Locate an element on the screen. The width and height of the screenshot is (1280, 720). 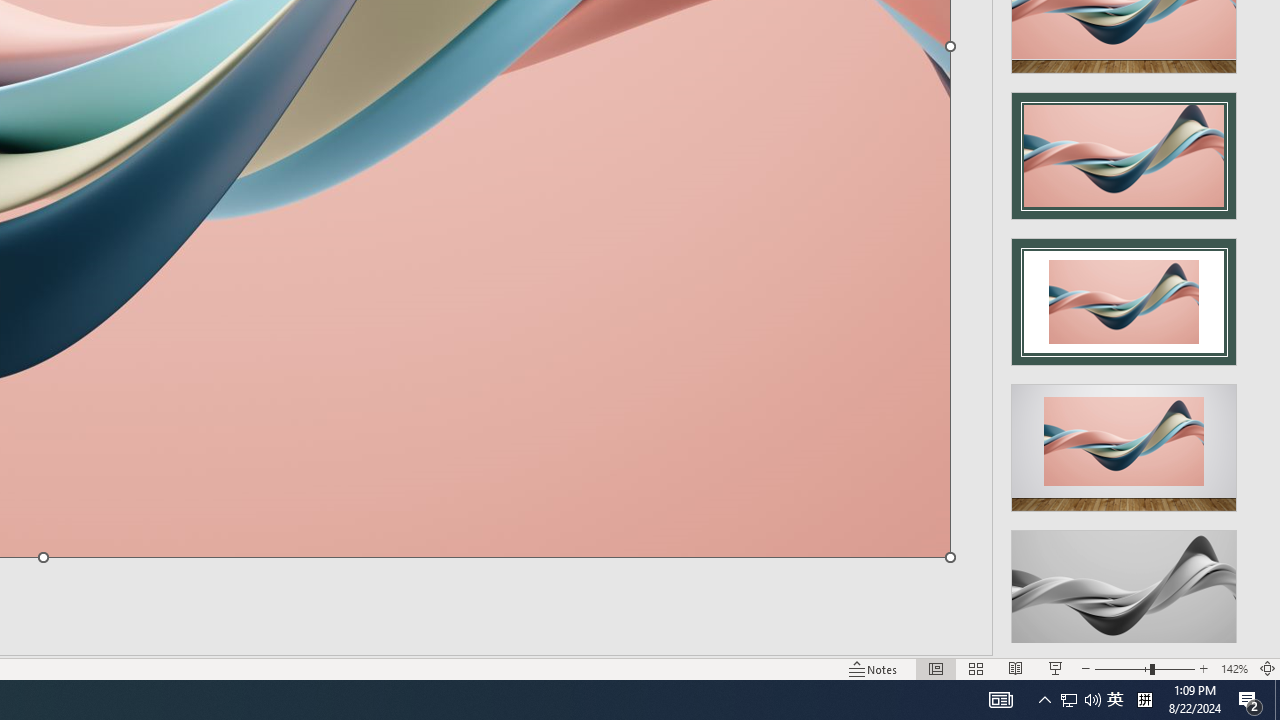
'Zoom 142%' is located at coordinates (1233, 669).